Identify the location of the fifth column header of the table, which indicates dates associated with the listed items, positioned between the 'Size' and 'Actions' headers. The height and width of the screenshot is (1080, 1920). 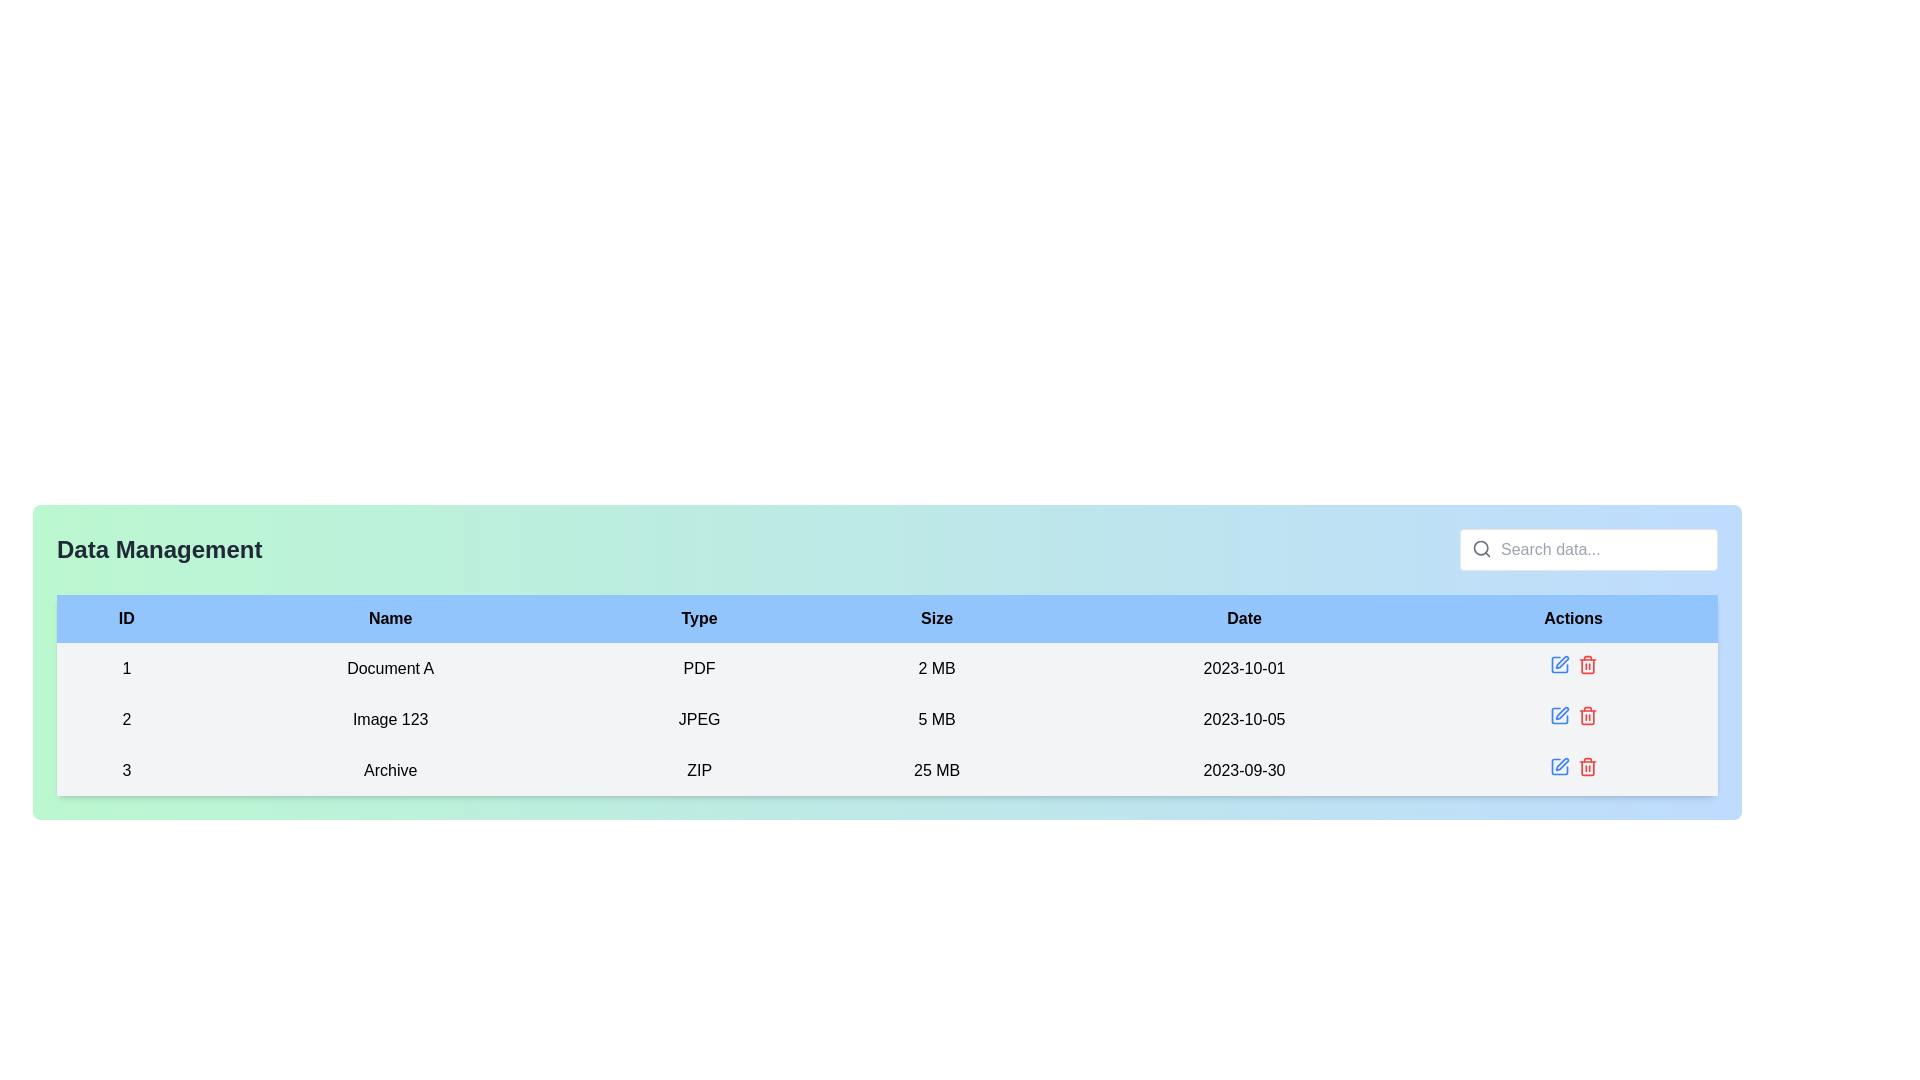
(1243, 617).